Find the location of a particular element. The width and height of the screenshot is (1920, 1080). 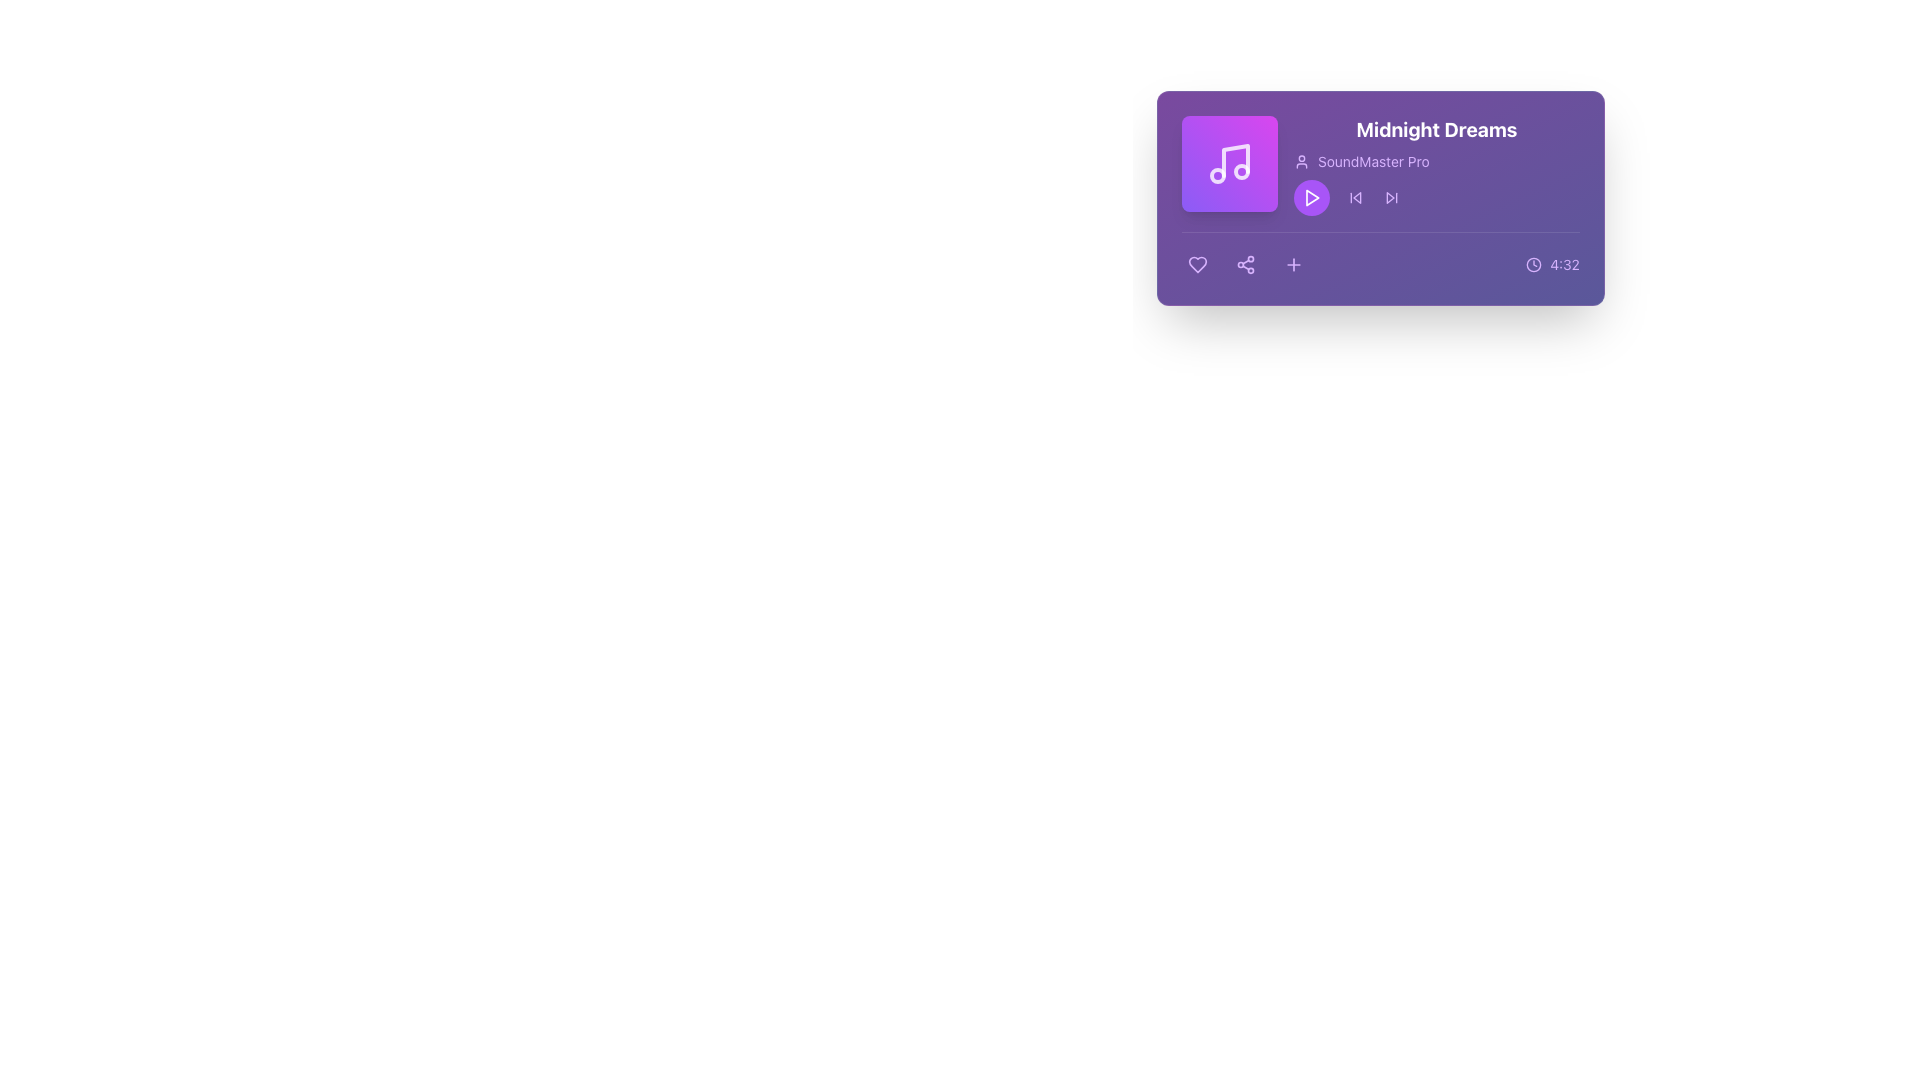

the small circular SVG element with a radius of '3', located in the upper right area of the musical note icon within the music player card, next to the text 'Midnight Dreams' is located at coordinates (1241, 171).